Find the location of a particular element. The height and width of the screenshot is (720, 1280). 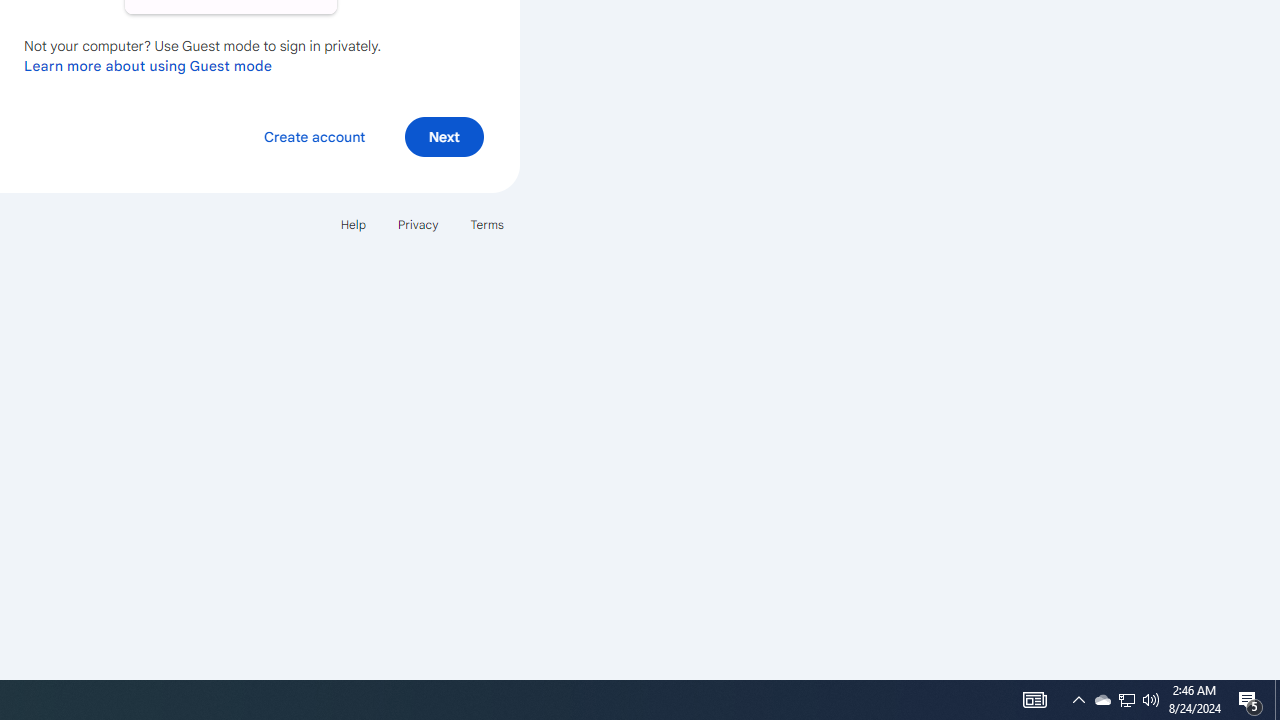

'Learn more about using Guest mode' is located at coordinates (147, 64).